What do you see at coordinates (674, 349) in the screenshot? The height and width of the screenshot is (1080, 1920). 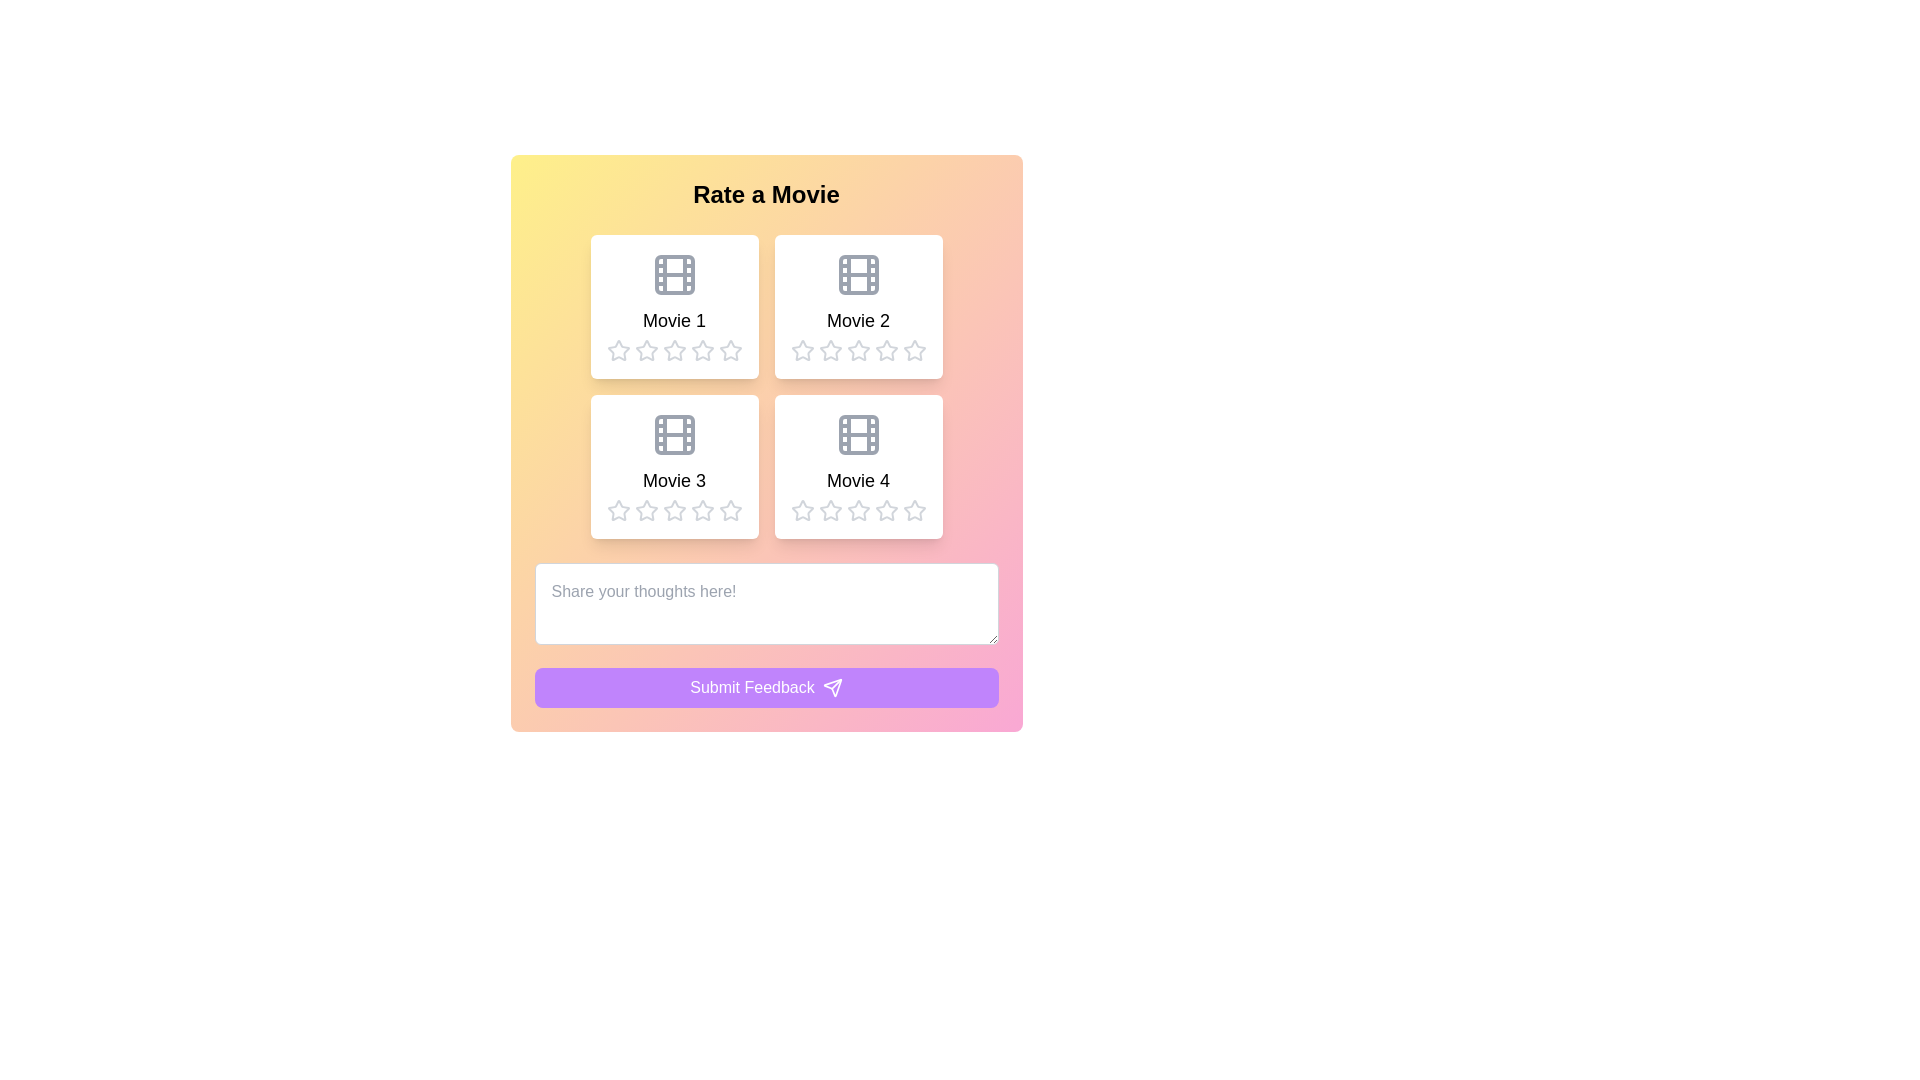 I see `the star icon with a hollow outline and light gray color, which is the second star from the left` at bounding box center [674, 349].